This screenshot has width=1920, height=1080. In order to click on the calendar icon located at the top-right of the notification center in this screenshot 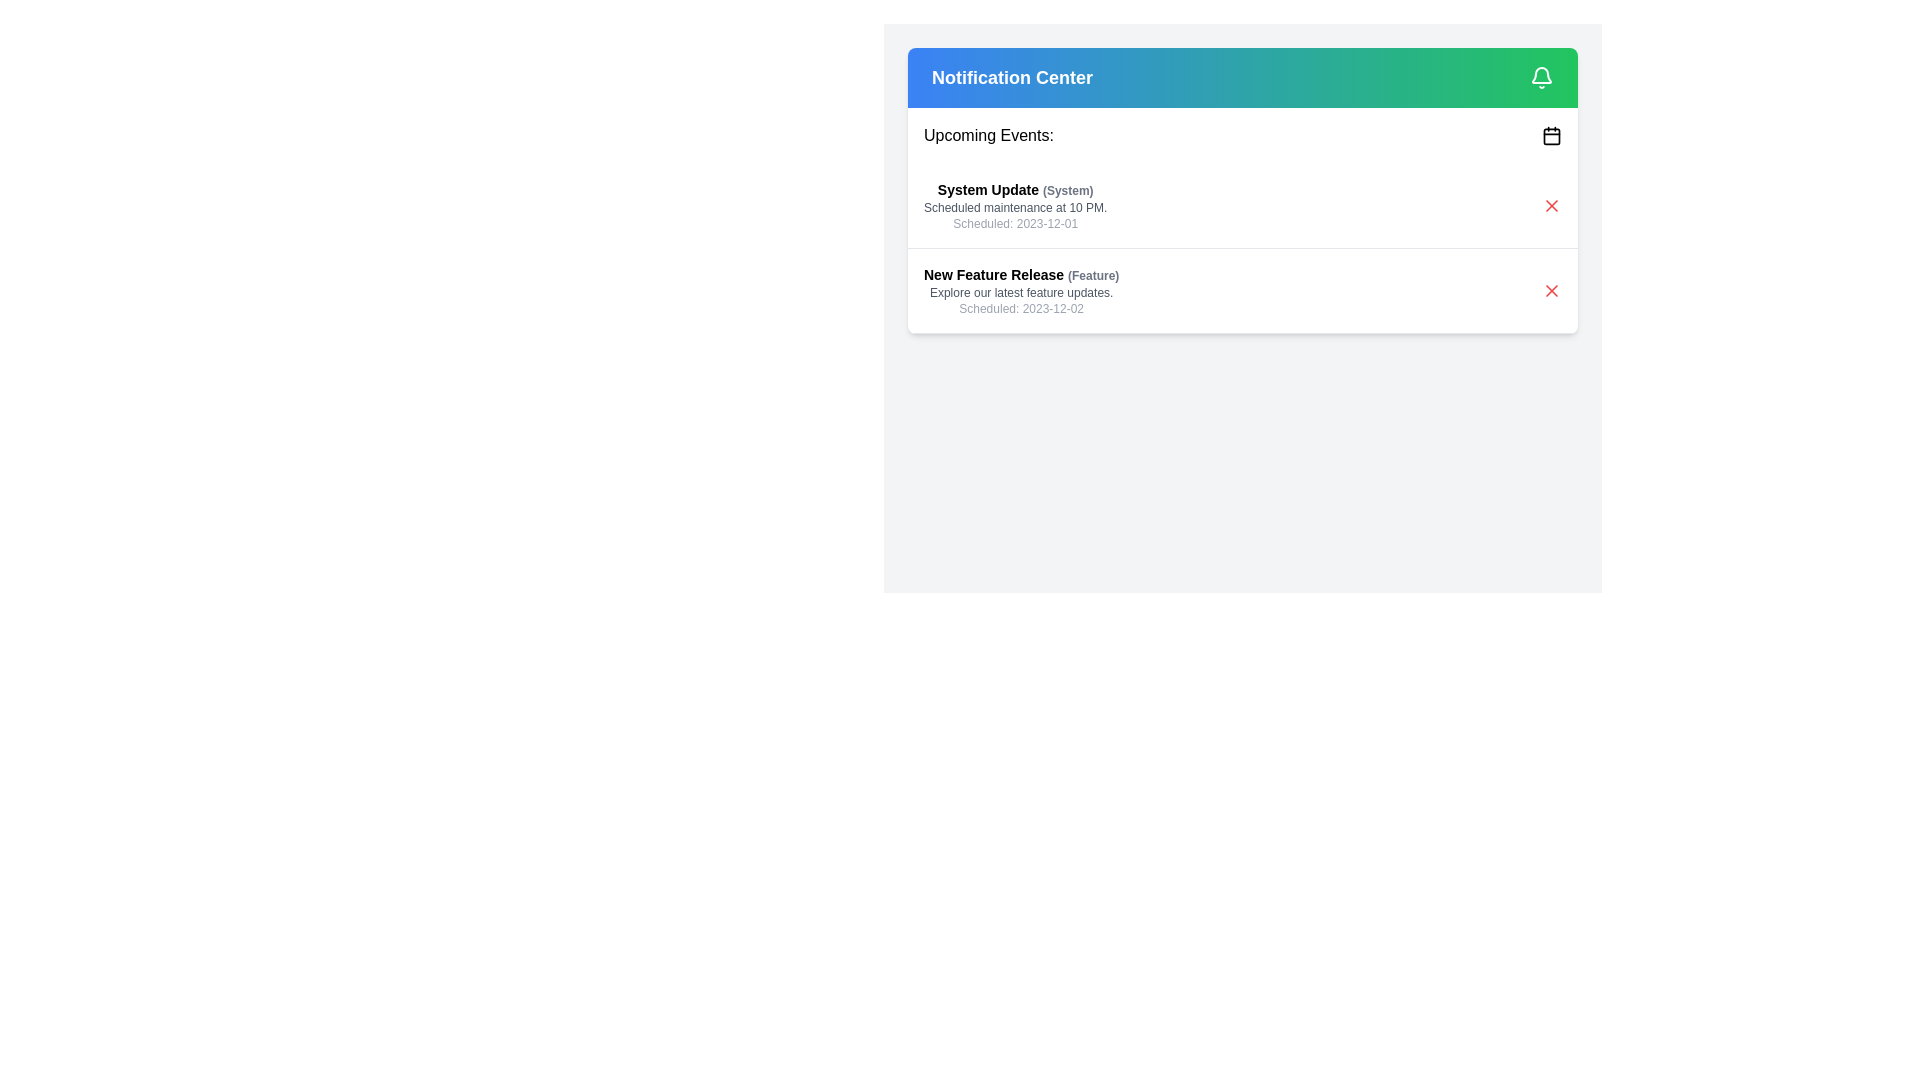, I will do `click(1550, 135)`.